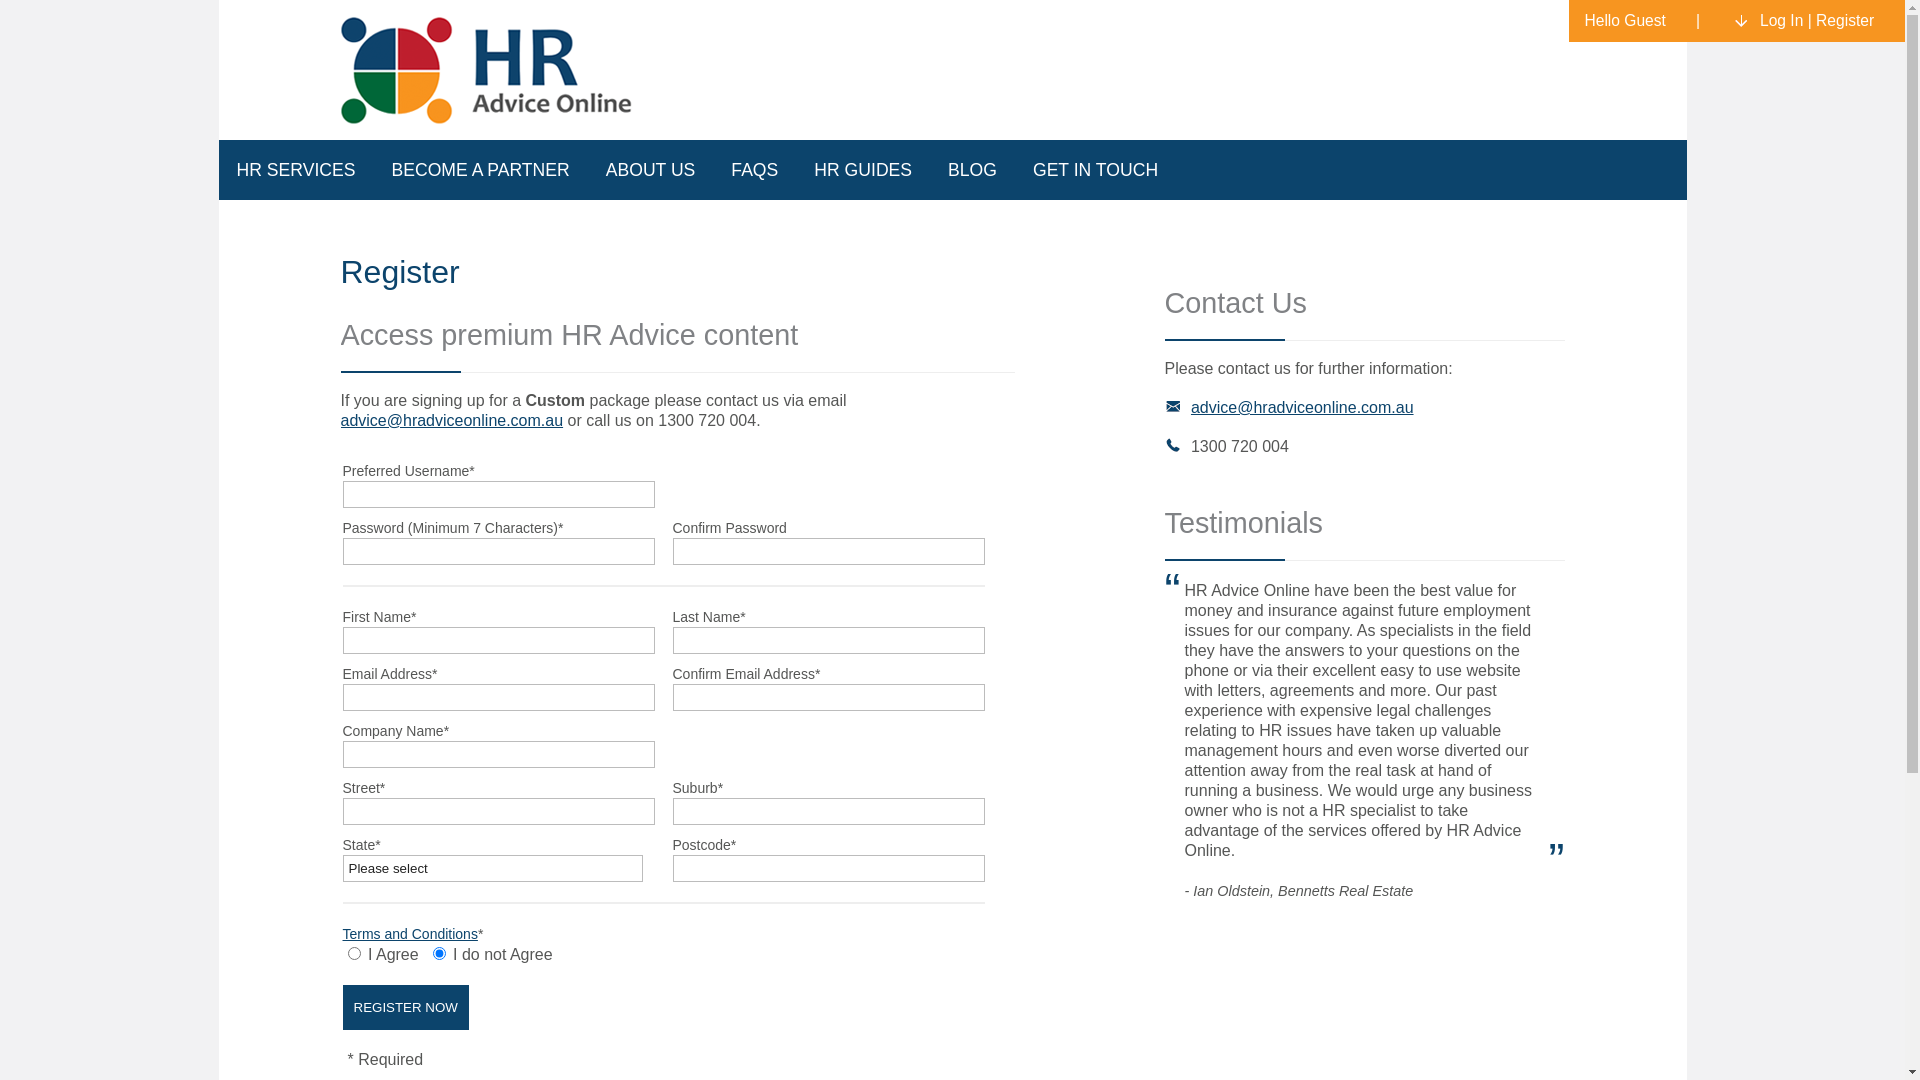  I want to click on 'Log In | Register', so click(1809, 20).